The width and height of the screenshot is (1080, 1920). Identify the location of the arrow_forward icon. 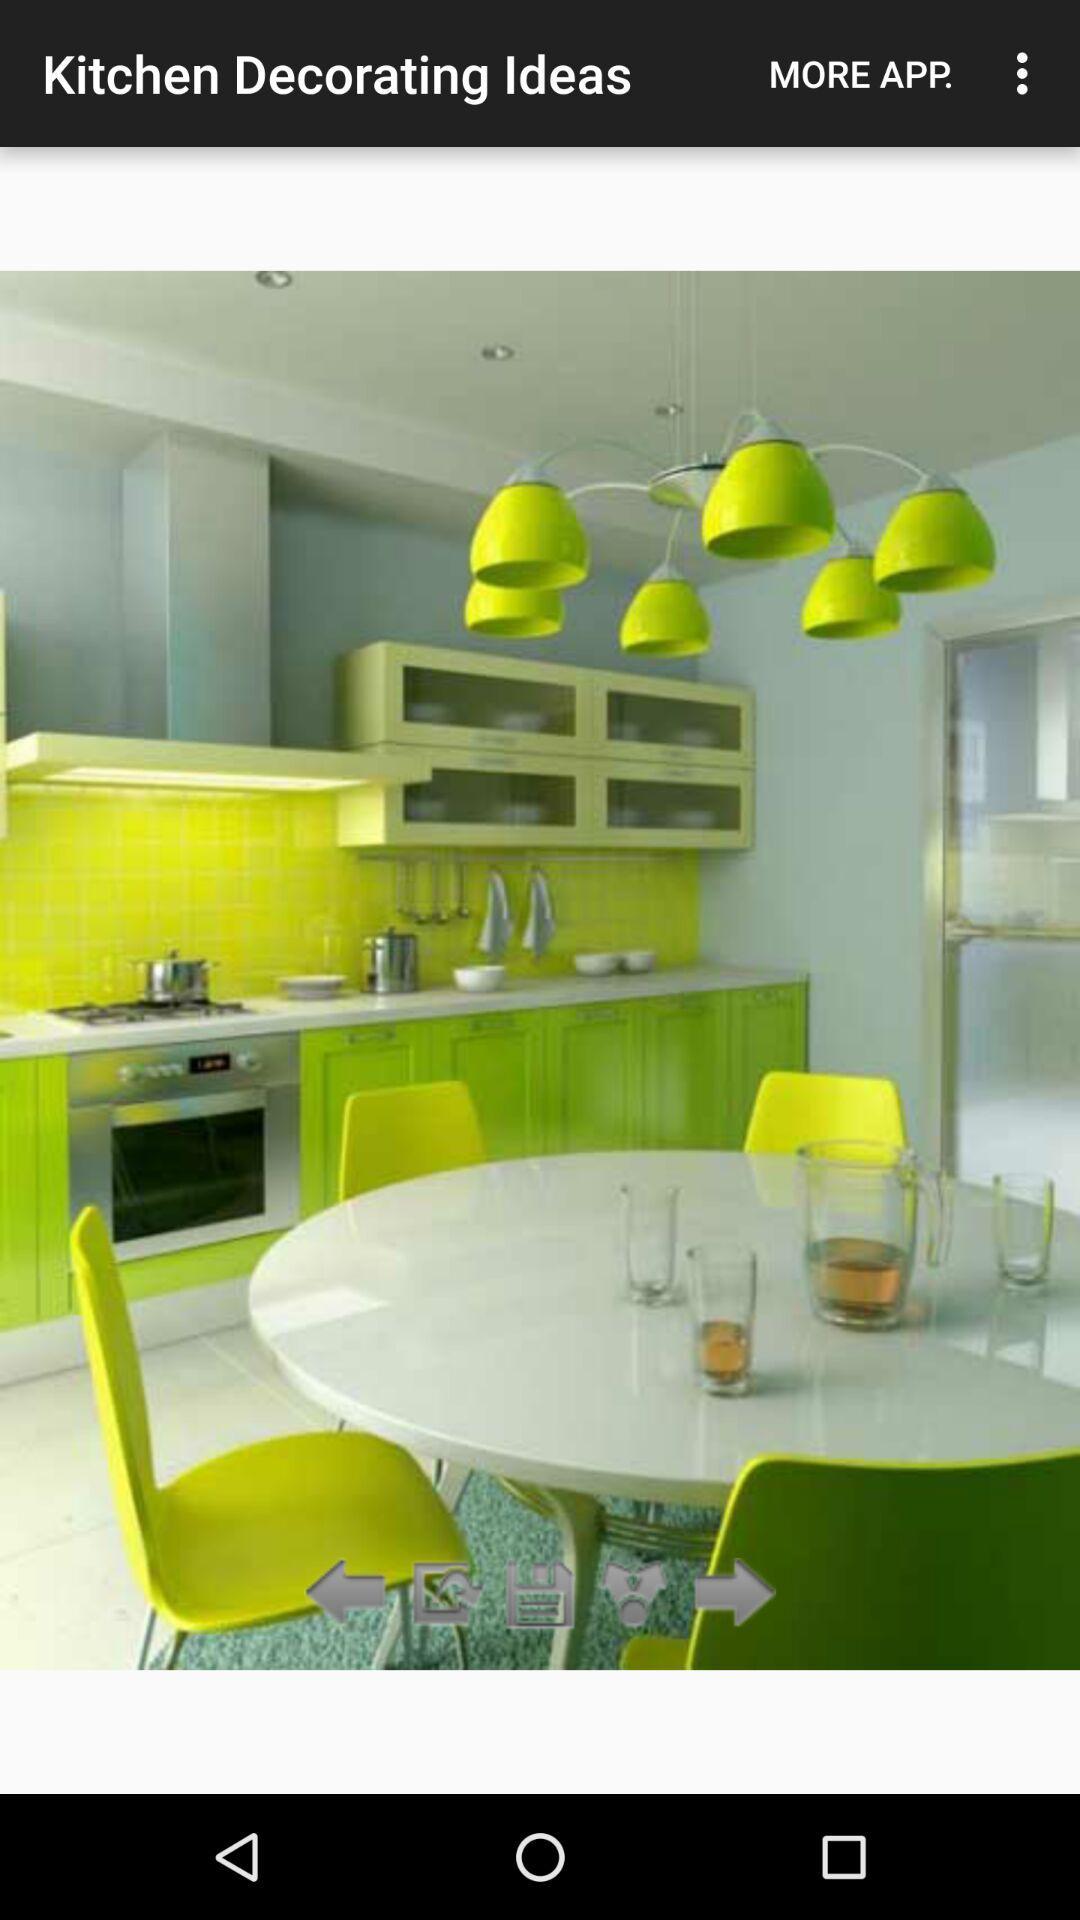
(729, 1593).